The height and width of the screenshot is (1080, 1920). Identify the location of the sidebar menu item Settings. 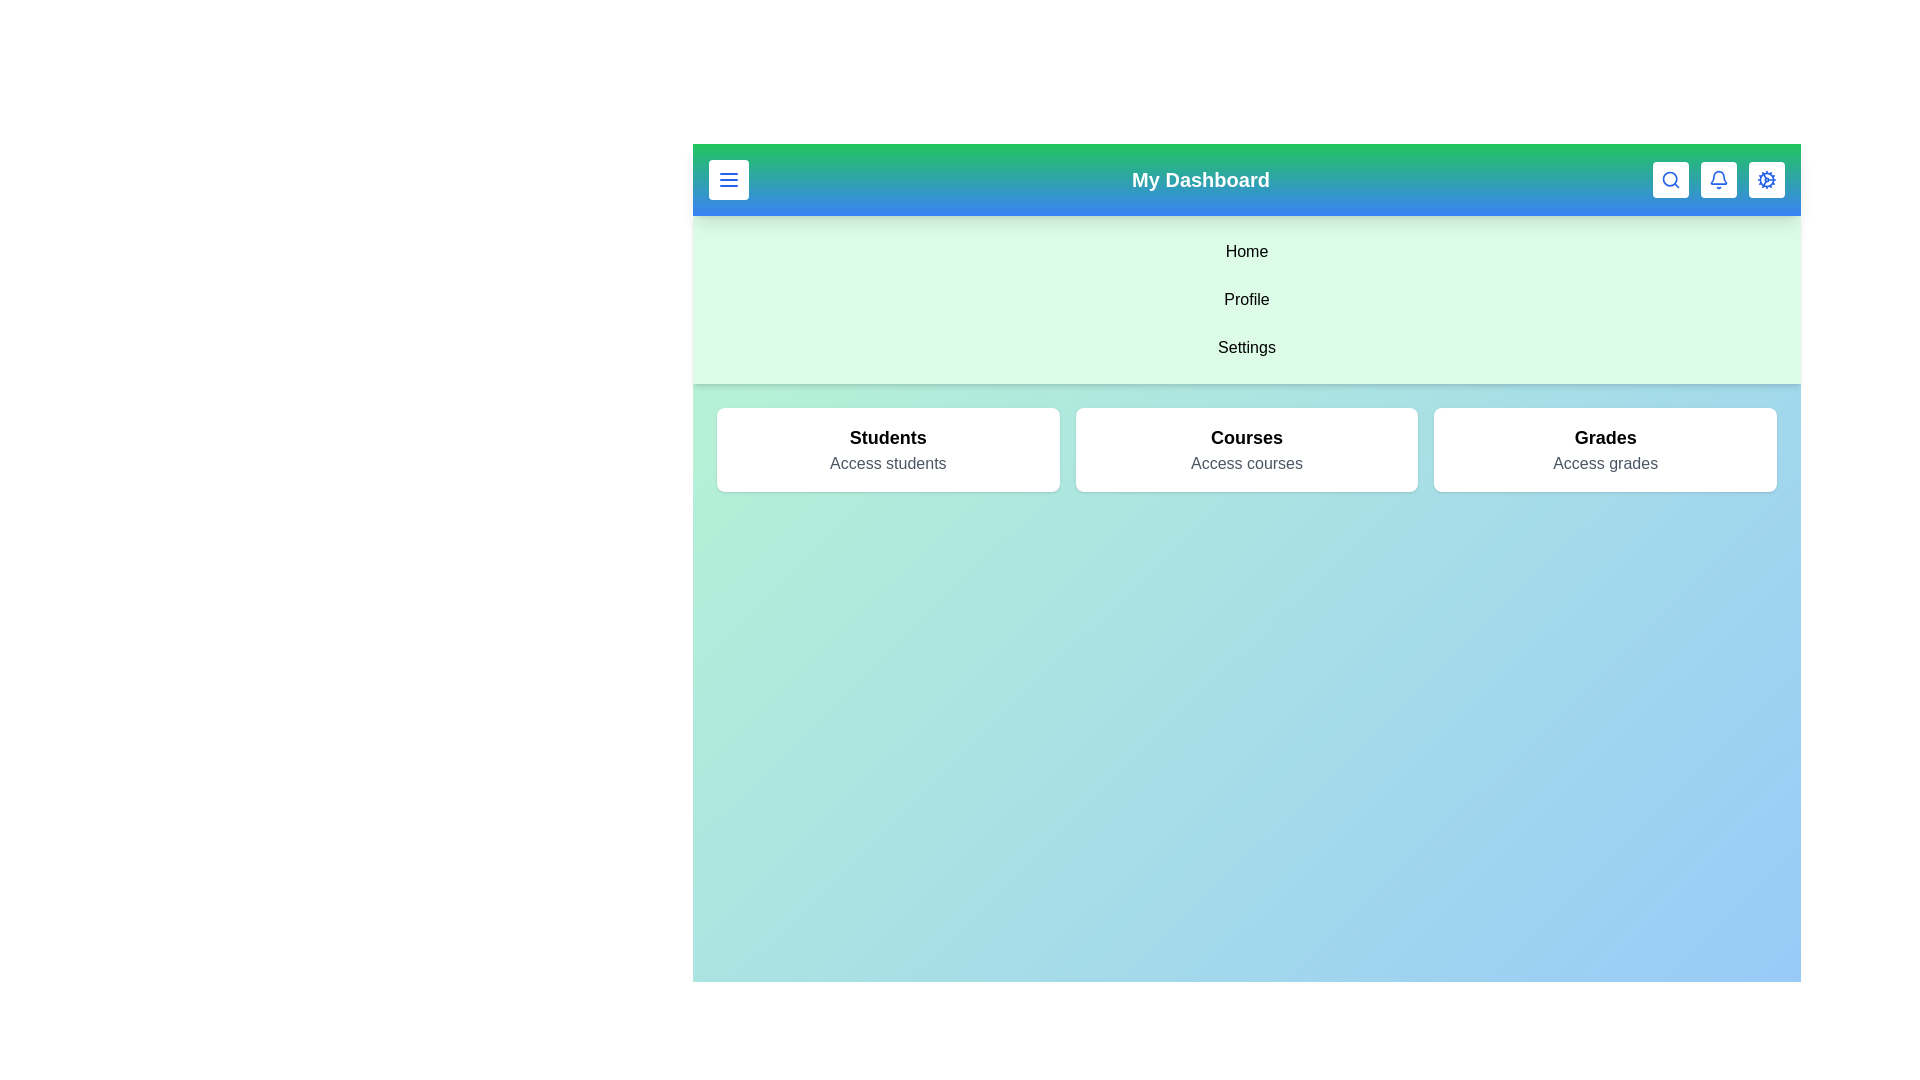
(1246, 346).